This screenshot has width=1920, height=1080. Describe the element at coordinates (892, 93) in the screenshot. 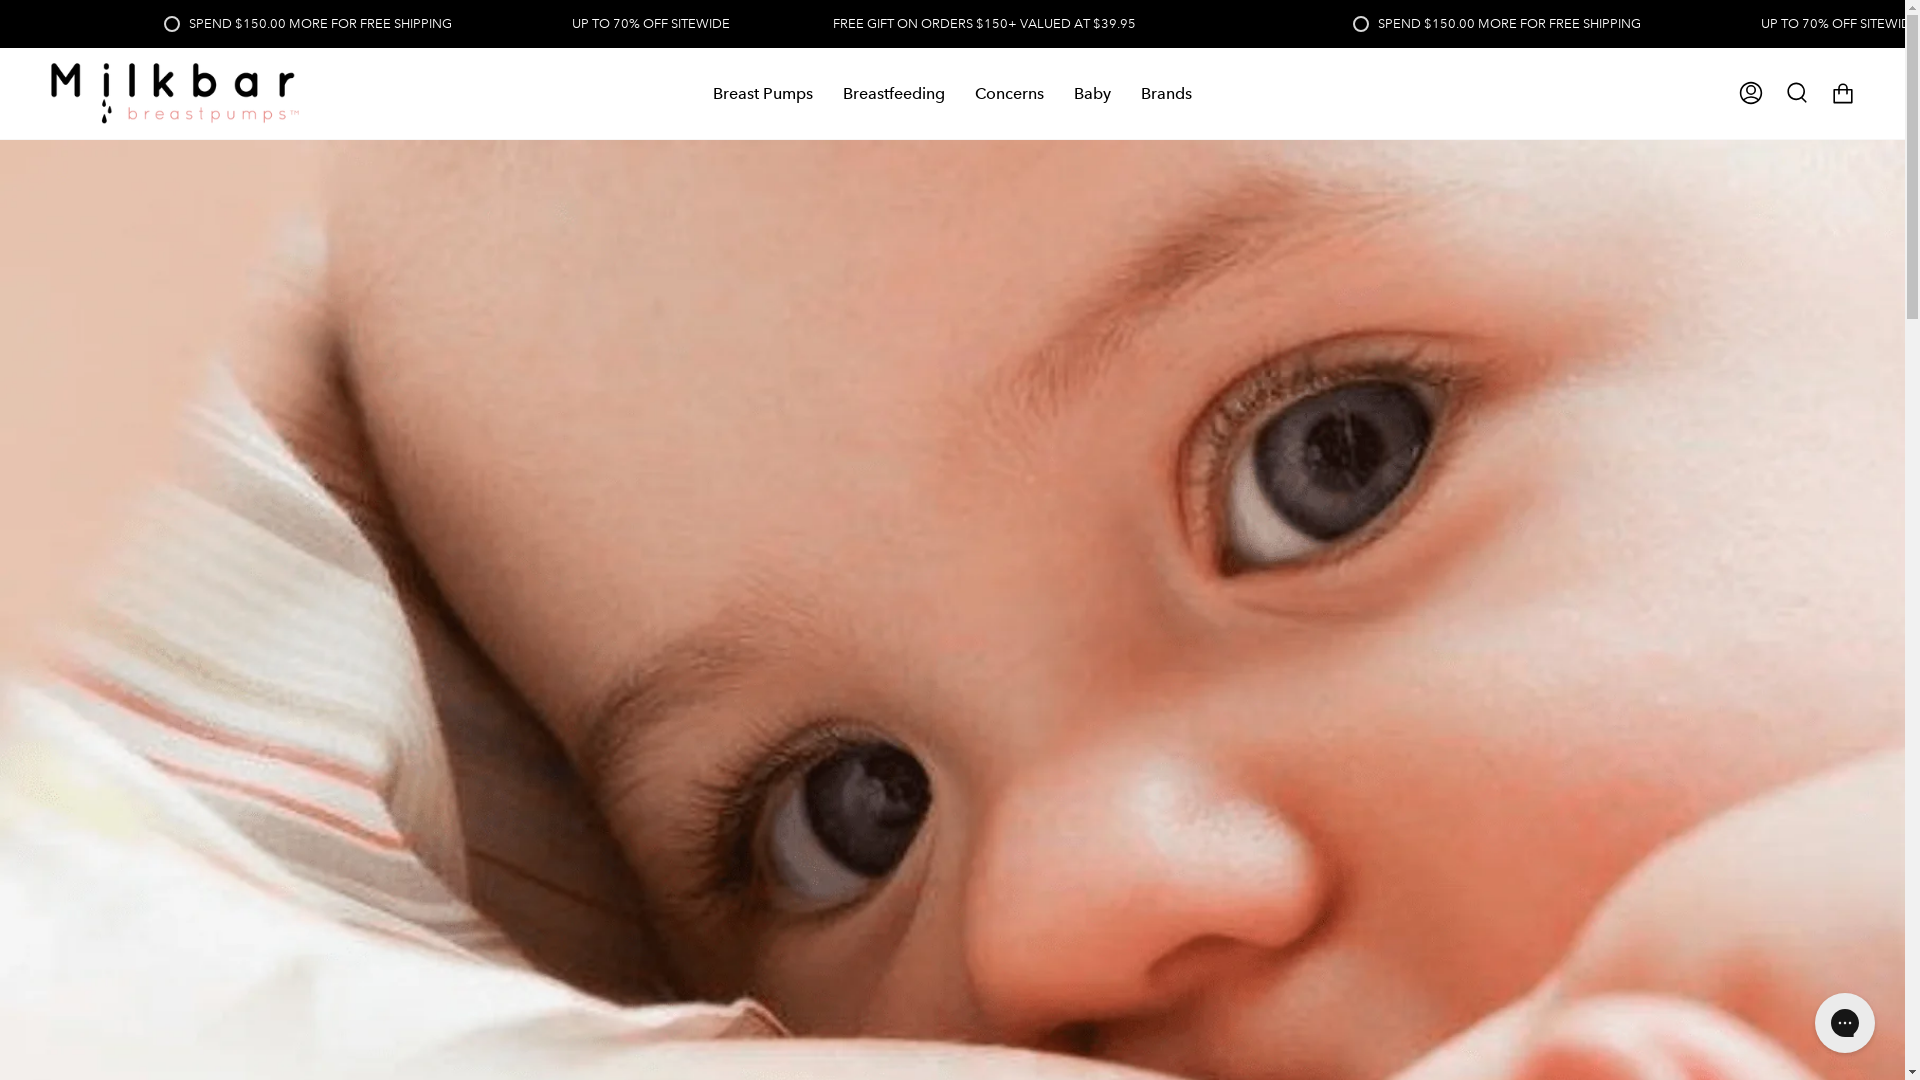

I see `'Breastfeeding'` at that location.